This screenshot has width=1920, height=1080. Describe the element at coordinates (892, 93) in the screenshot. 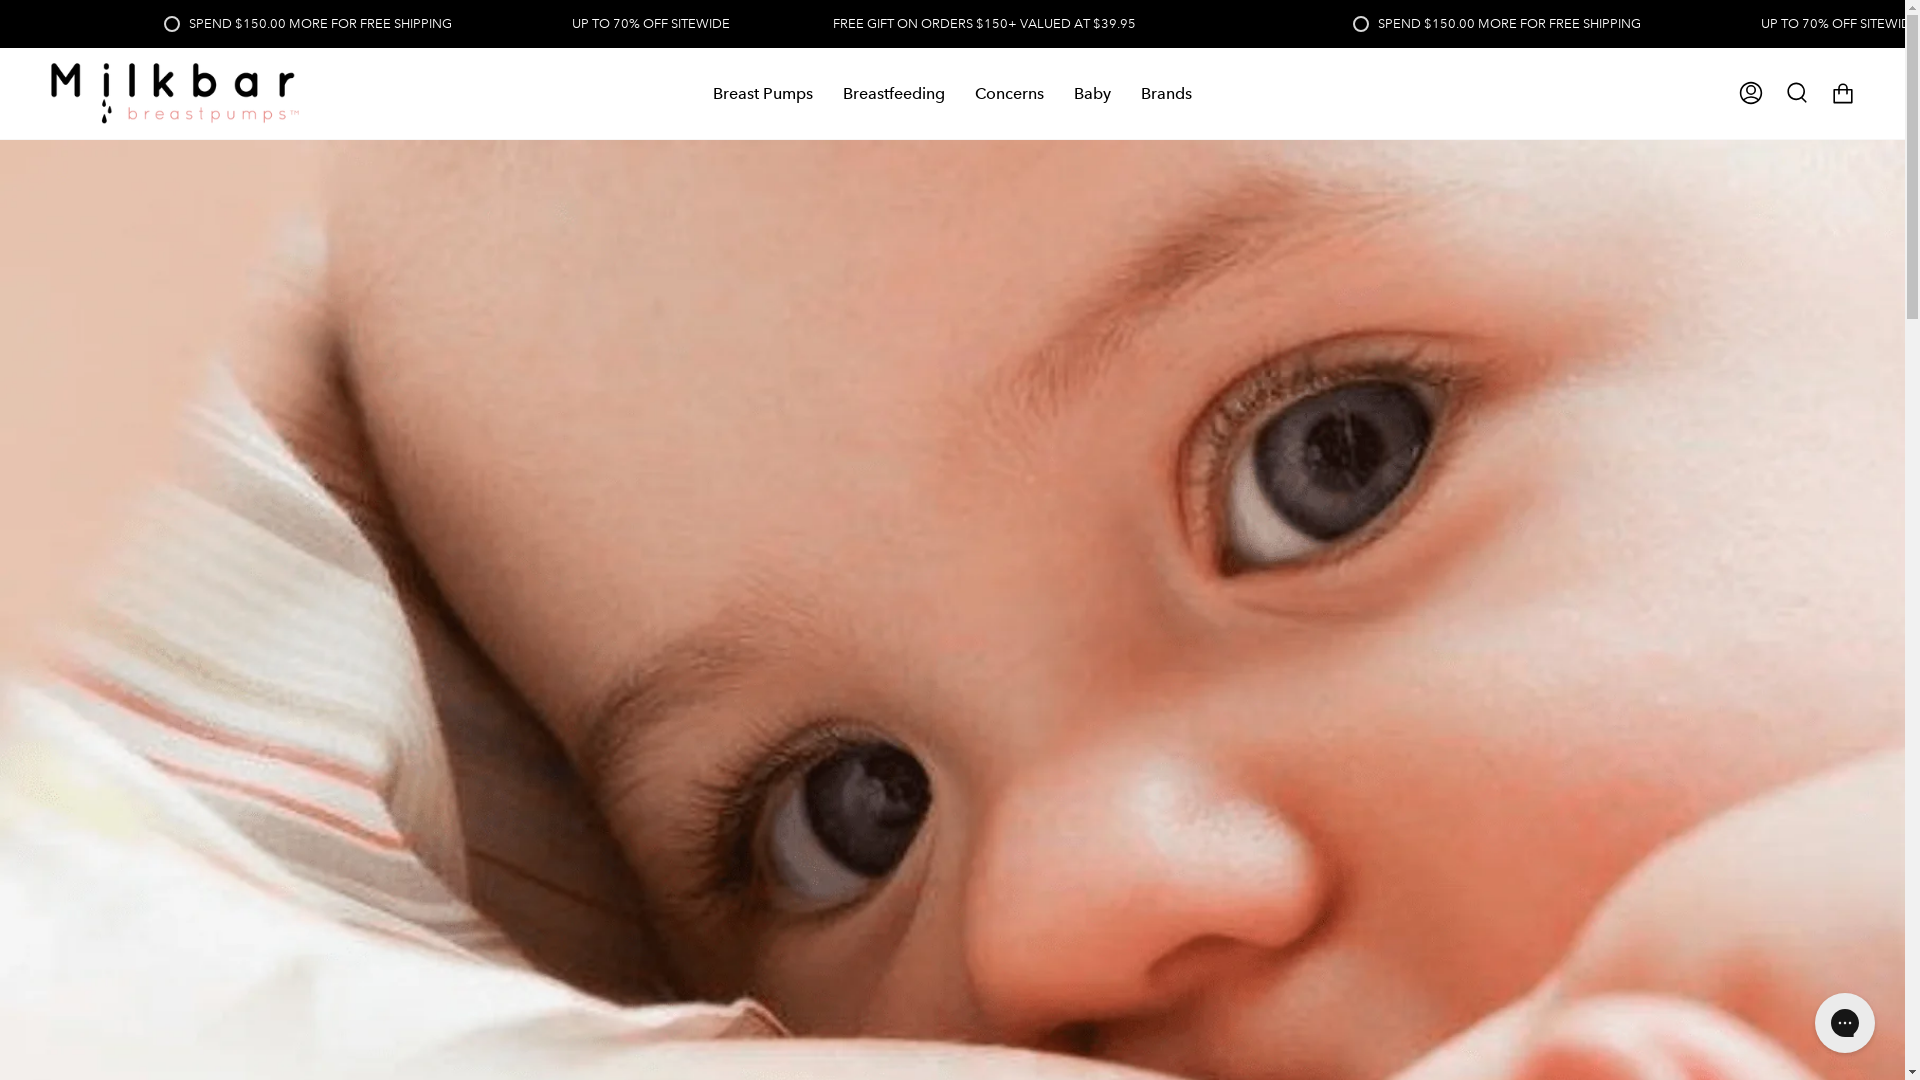

I see `'Breastfeeding'` at that location.